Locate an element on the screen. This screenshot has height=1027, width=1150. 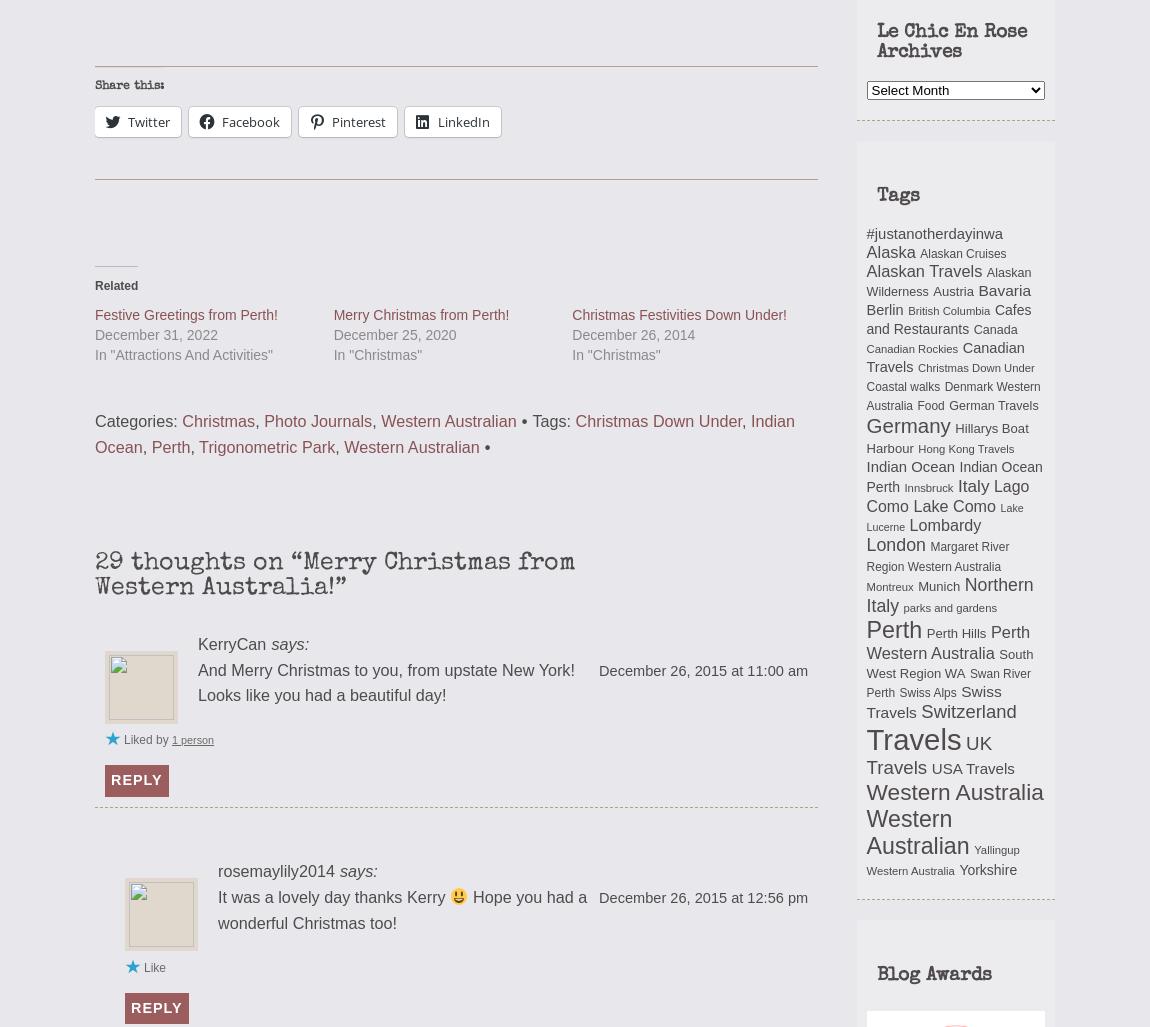
'Hope you had a wonderful Christmas too!' is located at coordinates (402, 907).